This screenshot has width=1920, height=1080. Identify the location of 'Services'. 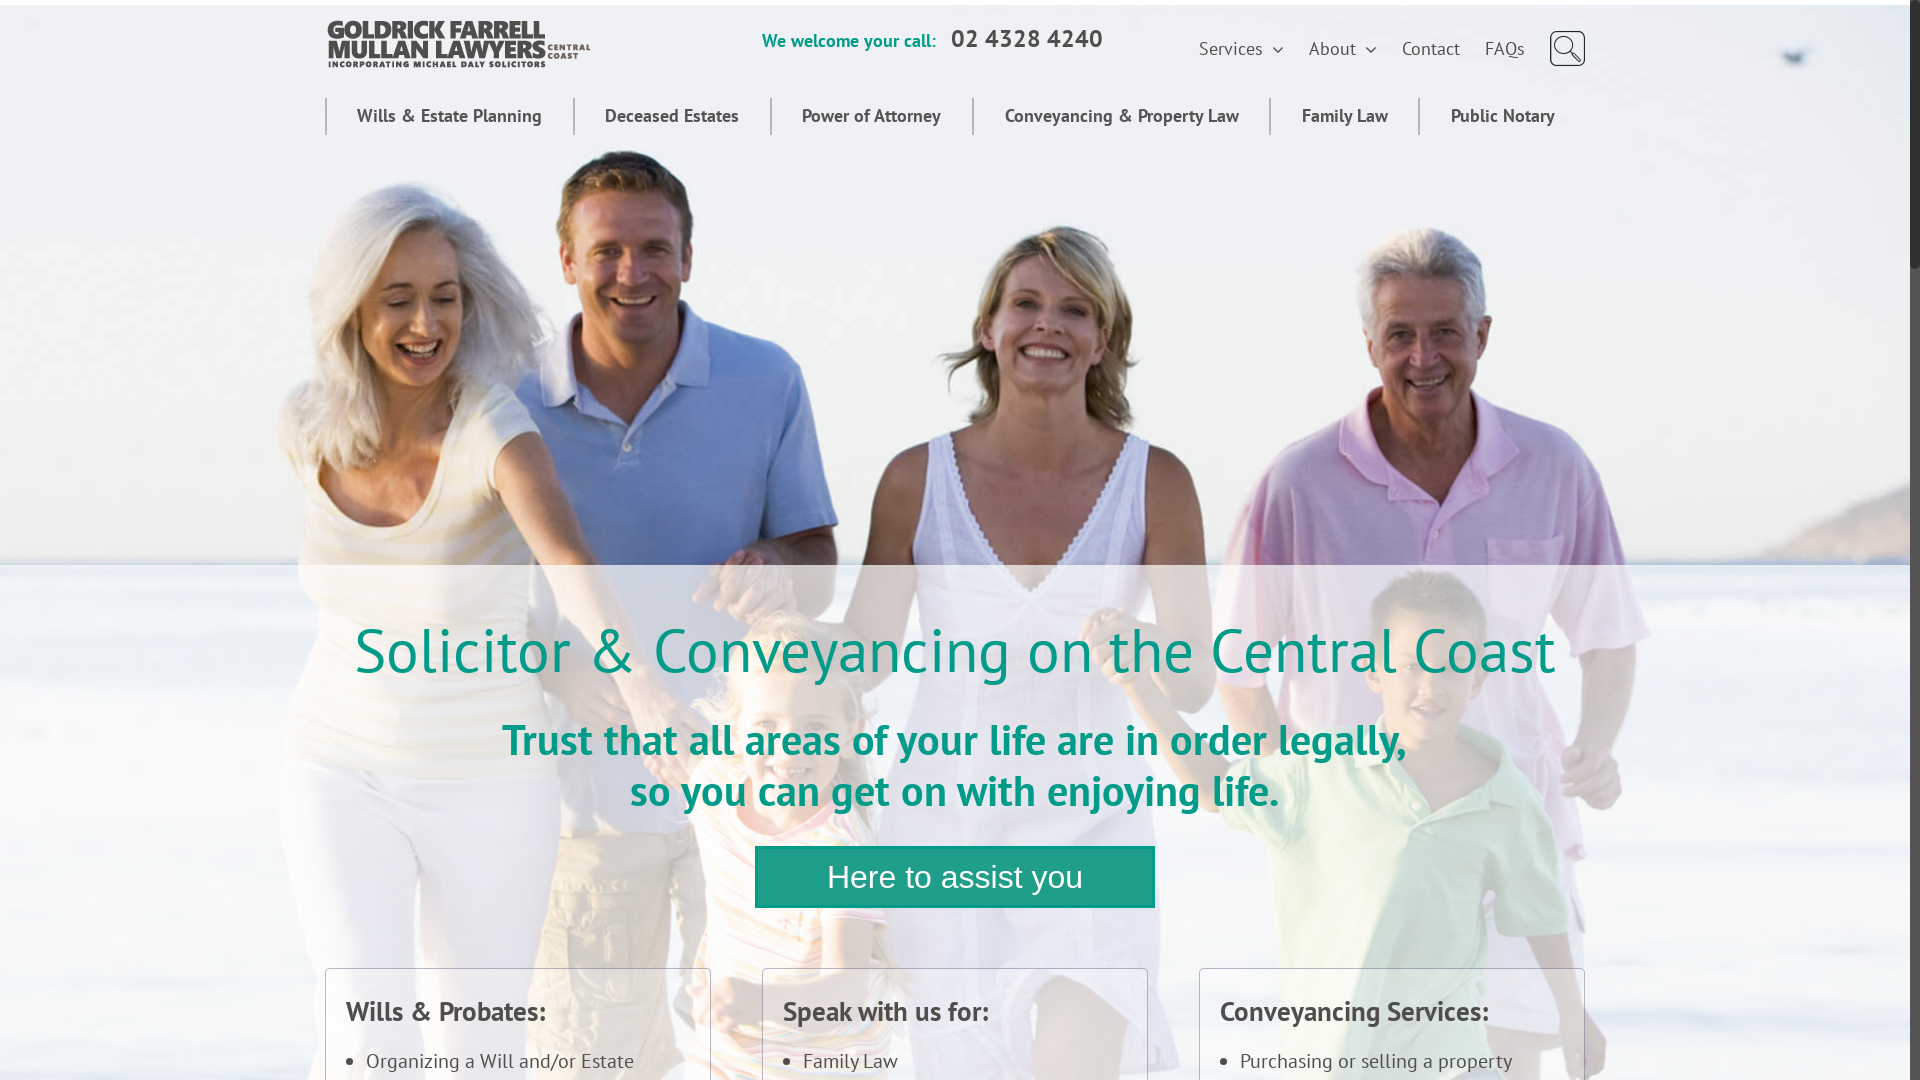
(1240, 48).